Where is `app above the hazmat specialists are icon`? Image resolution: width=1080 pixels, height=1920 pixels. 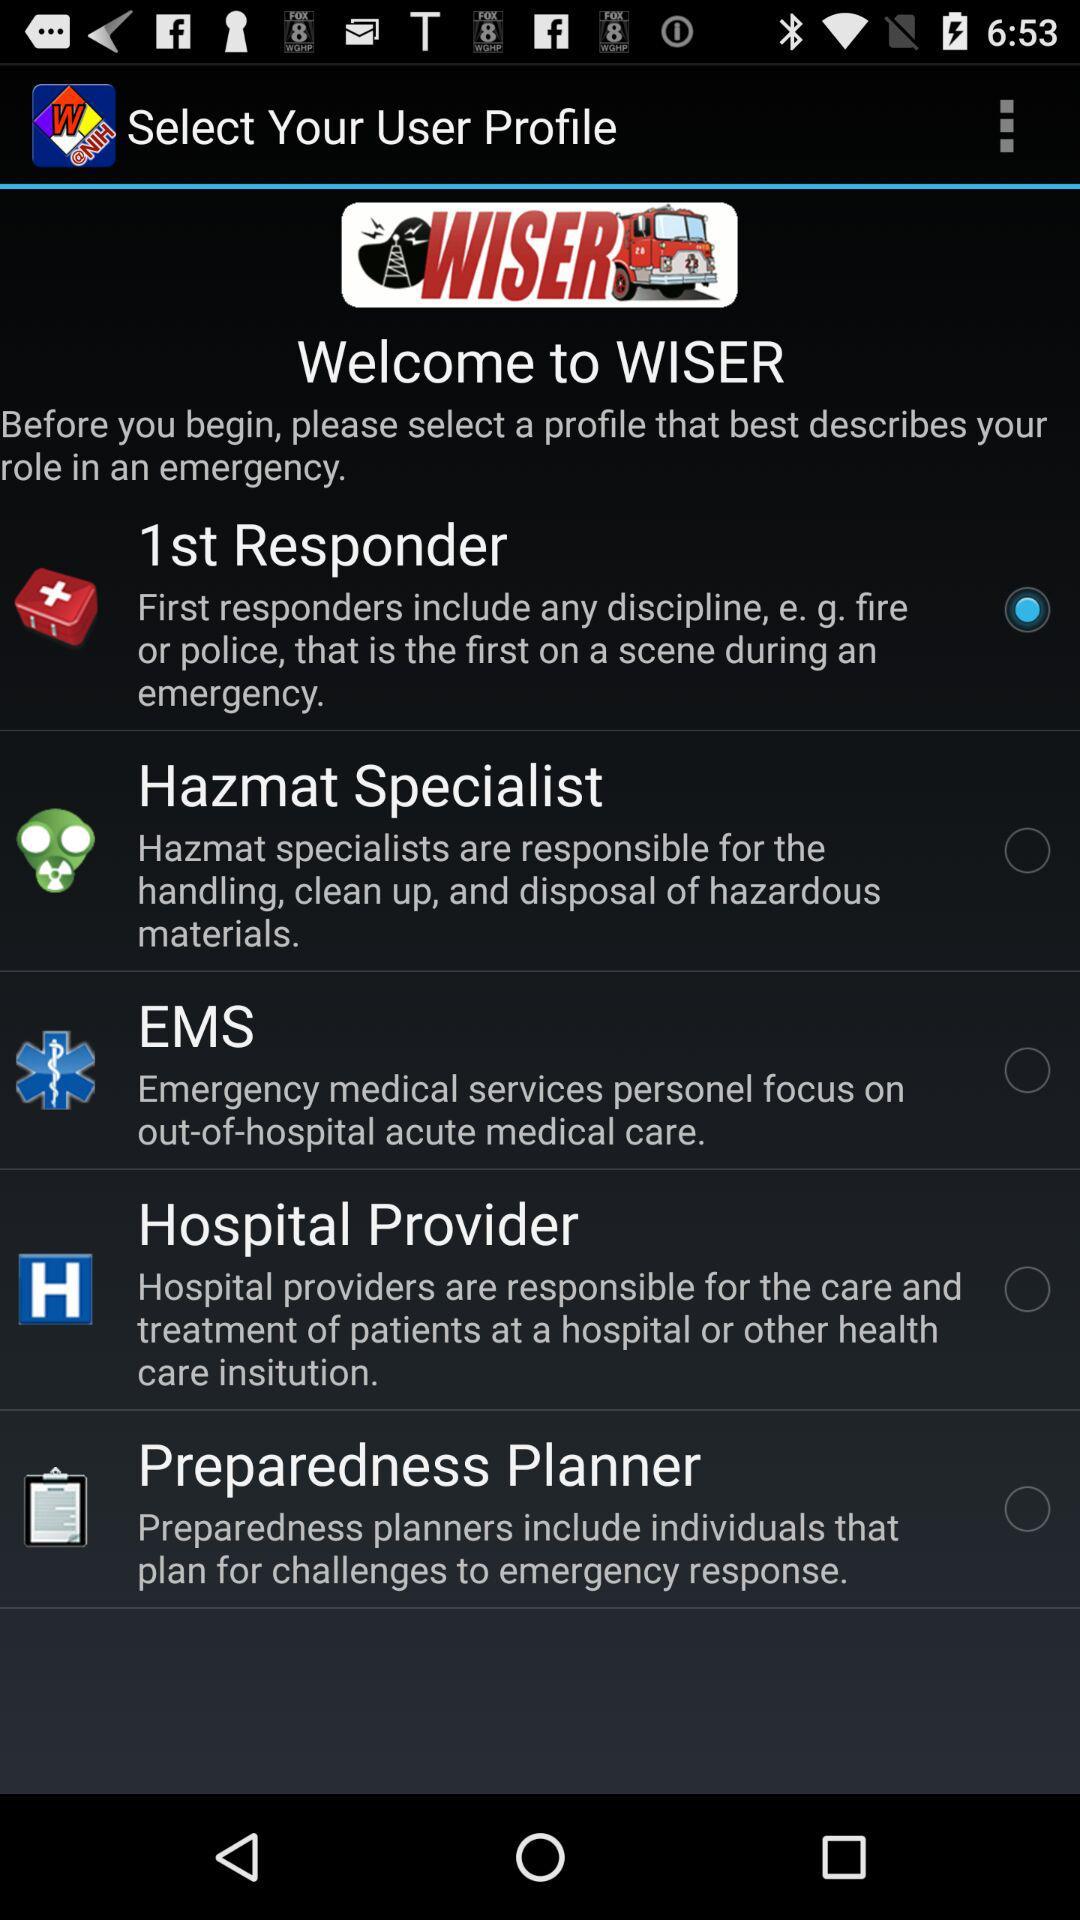
app above the hazmat specialists are icon is located at coordinates (370, 782).